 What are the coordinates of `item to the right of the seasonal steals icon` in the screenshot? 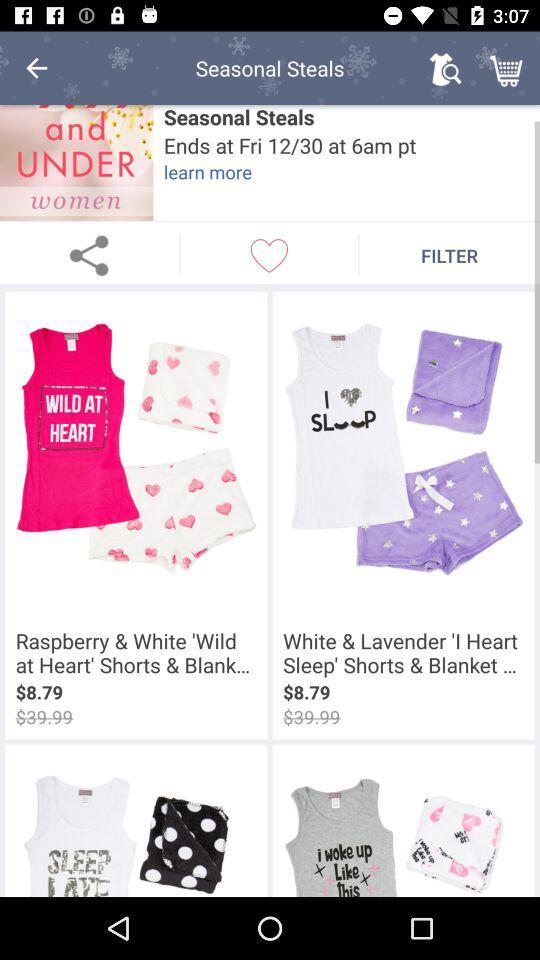 It's located at (445, 68).